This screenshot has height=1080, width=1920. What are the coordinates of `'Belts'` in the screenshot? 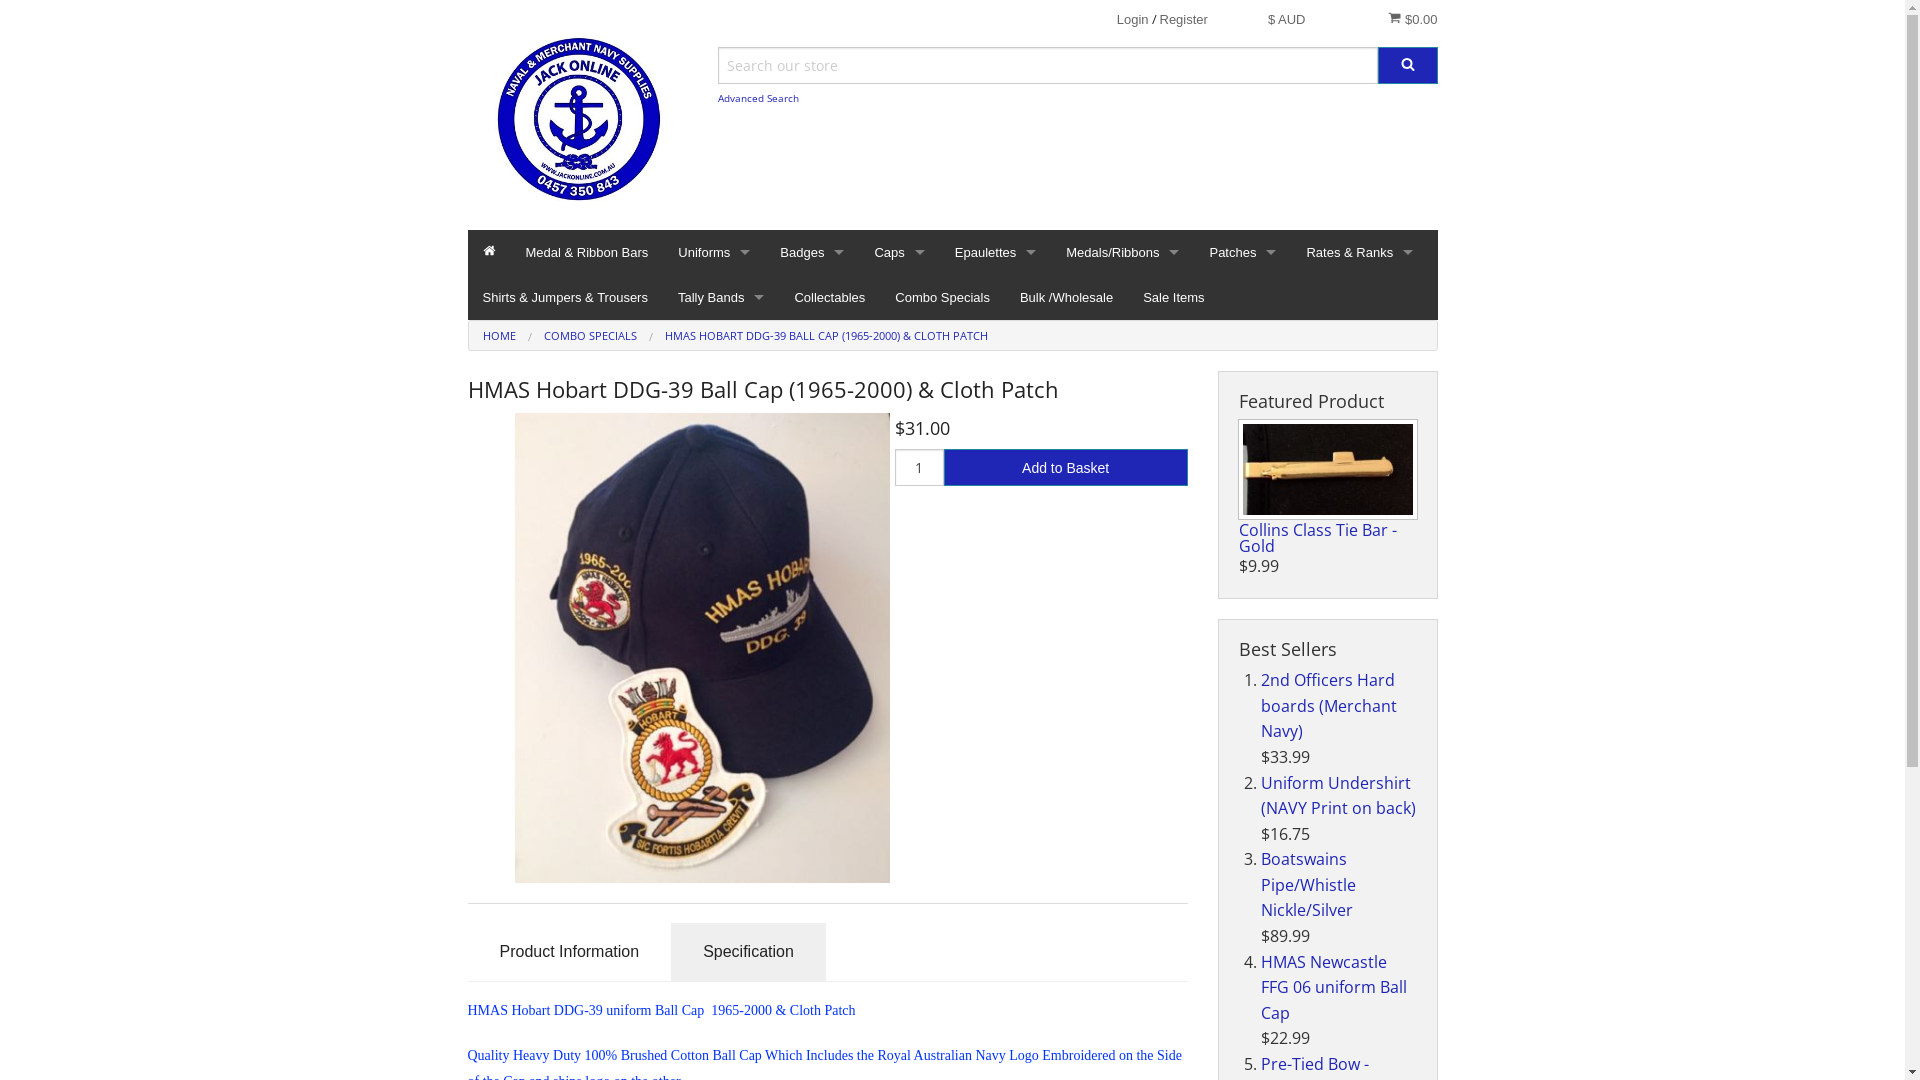 It's located at (714, 411).